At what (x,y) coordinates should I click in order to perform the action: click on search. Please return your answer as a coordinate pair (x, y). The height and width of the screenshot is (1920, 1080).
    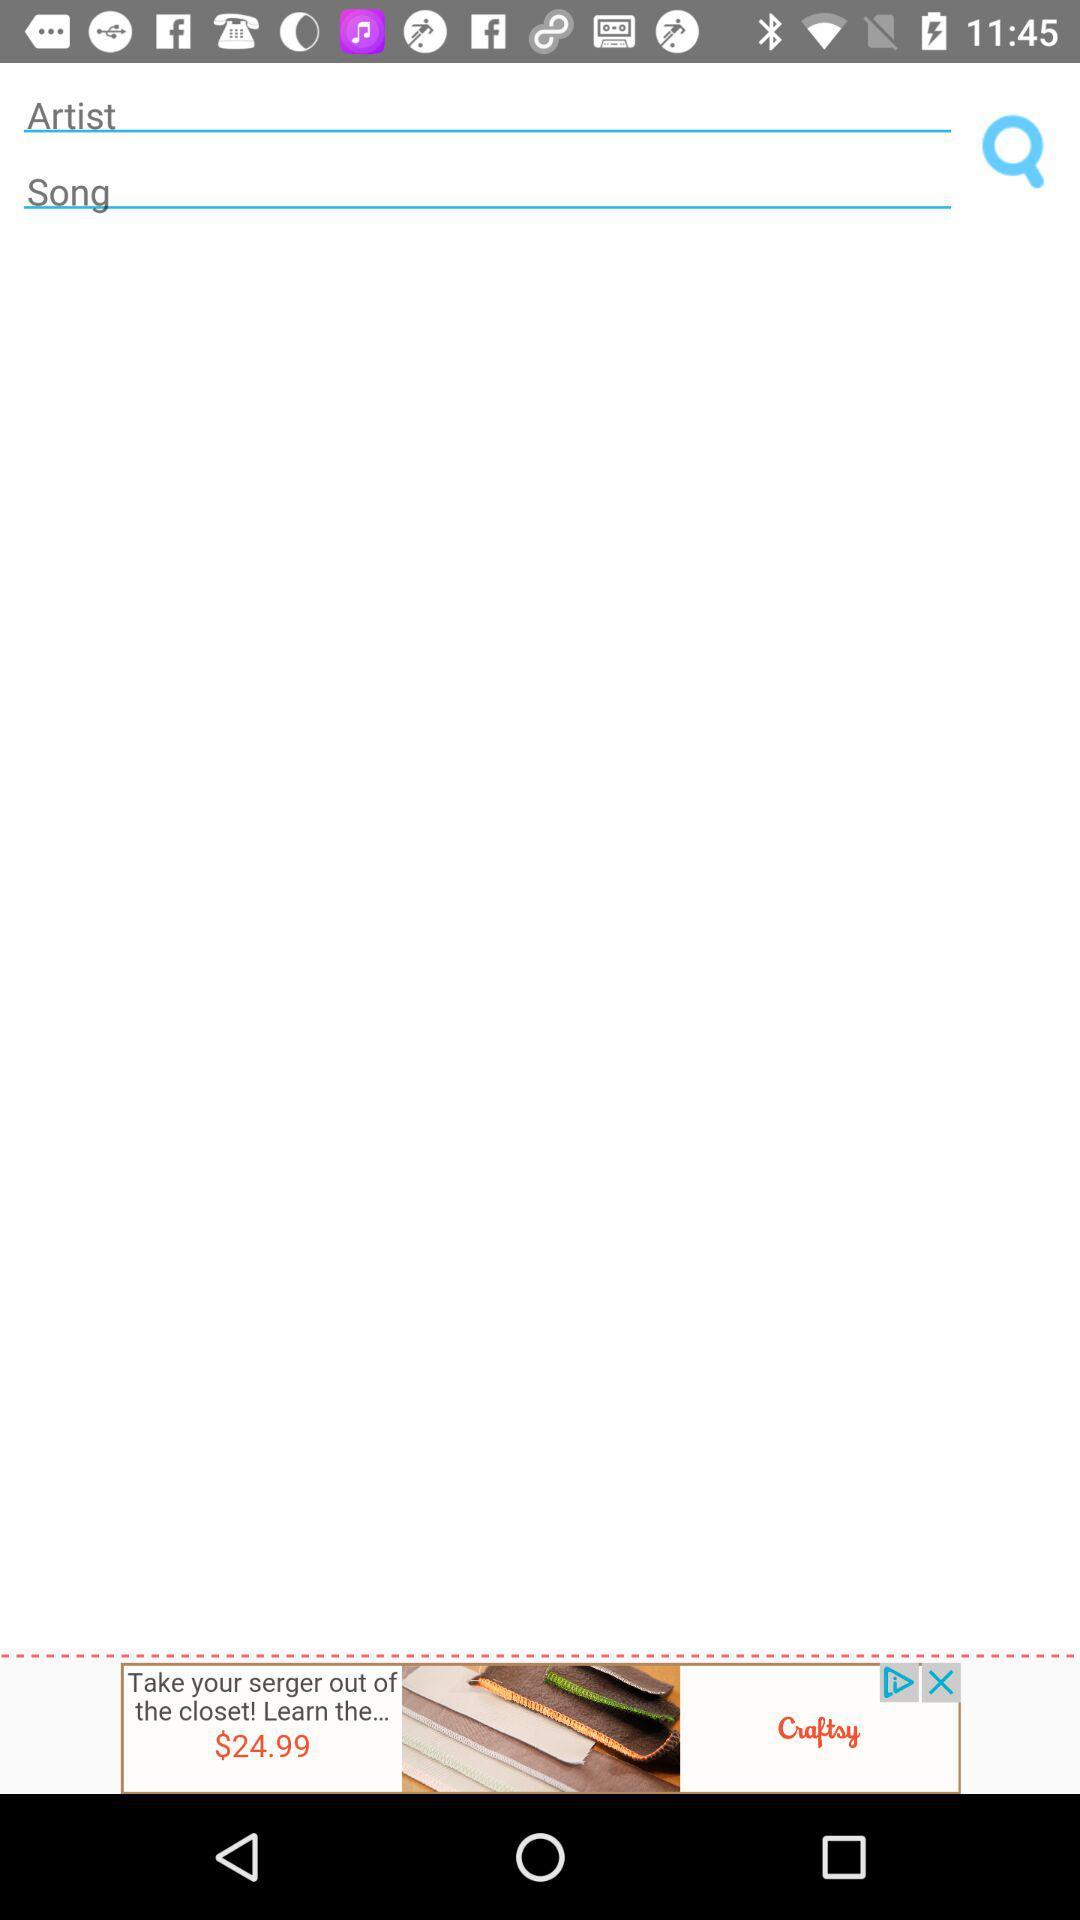
    Looking at the image, I should click on (1014, 152).